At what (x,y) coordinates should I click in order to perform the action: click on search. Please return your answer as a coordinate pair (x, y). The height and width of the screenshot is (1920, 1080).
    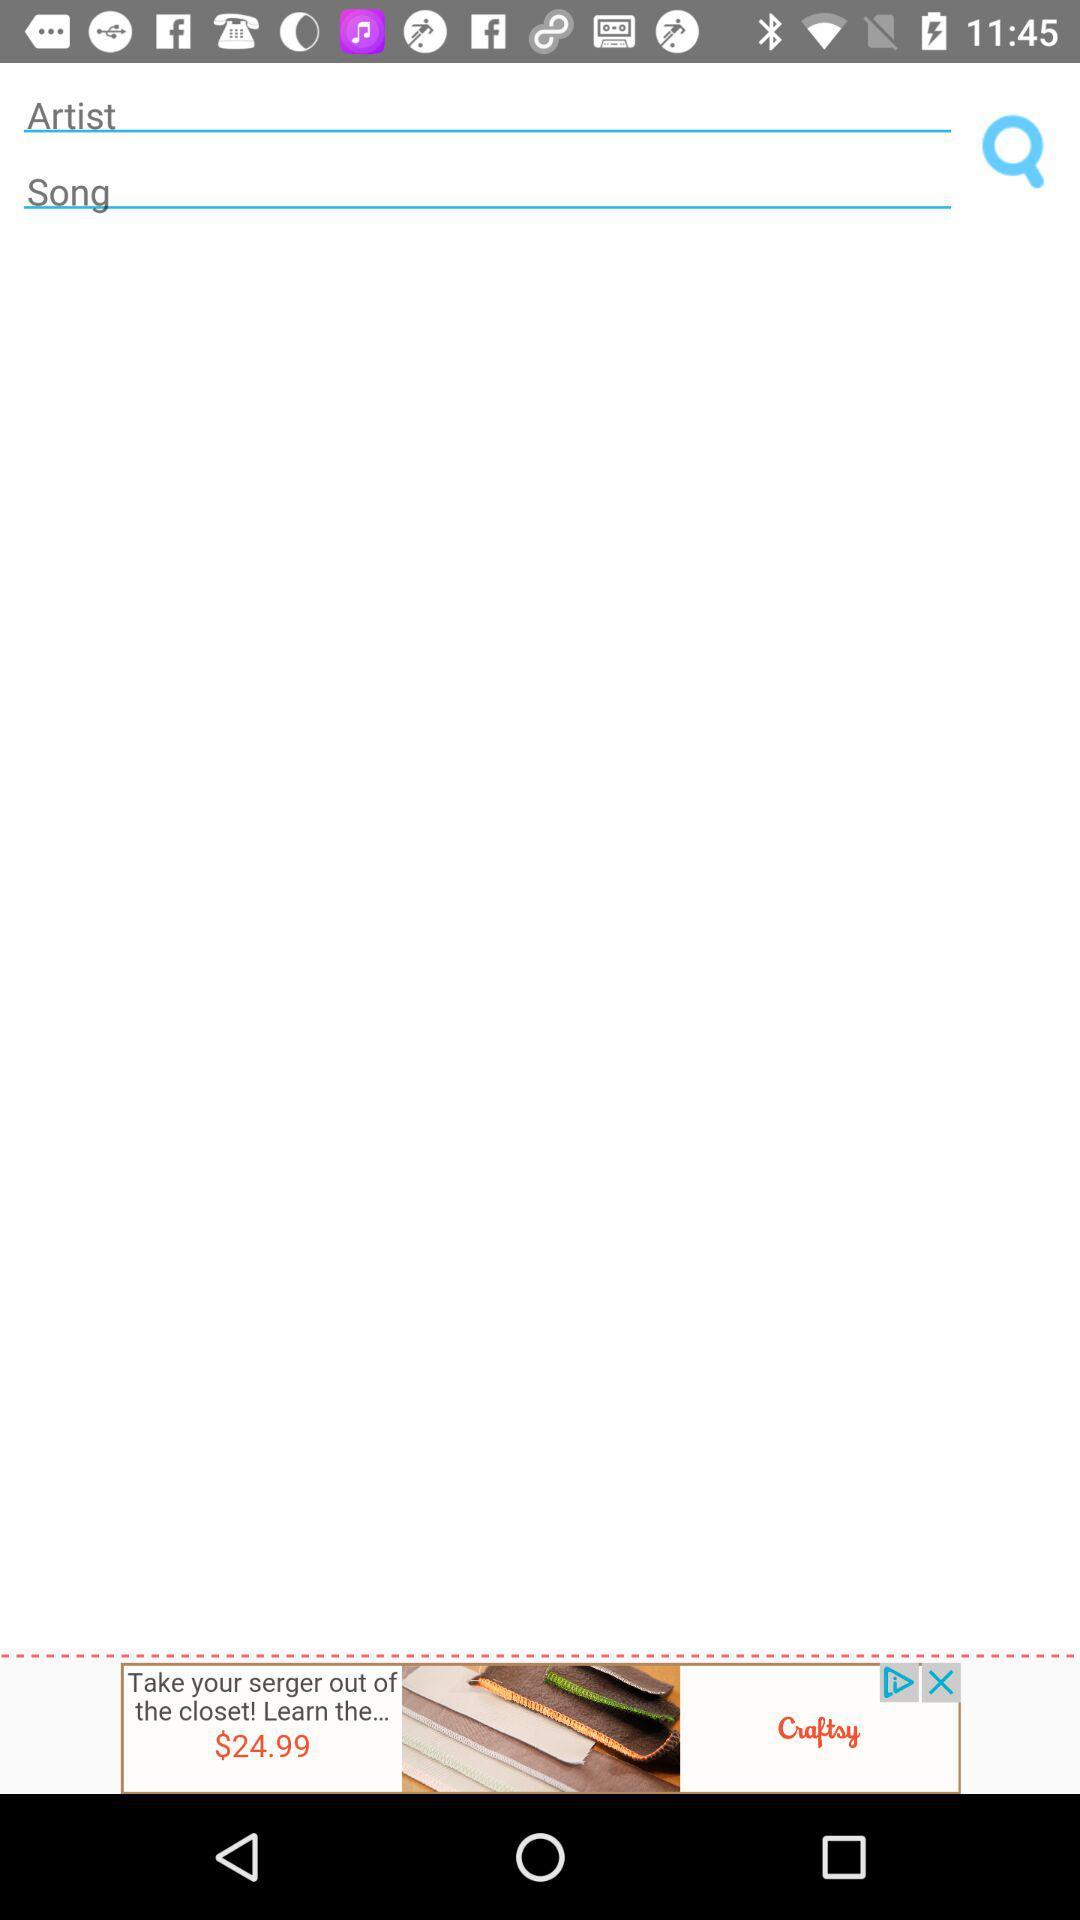
    Looking at the image, I should click on (1014, 152).